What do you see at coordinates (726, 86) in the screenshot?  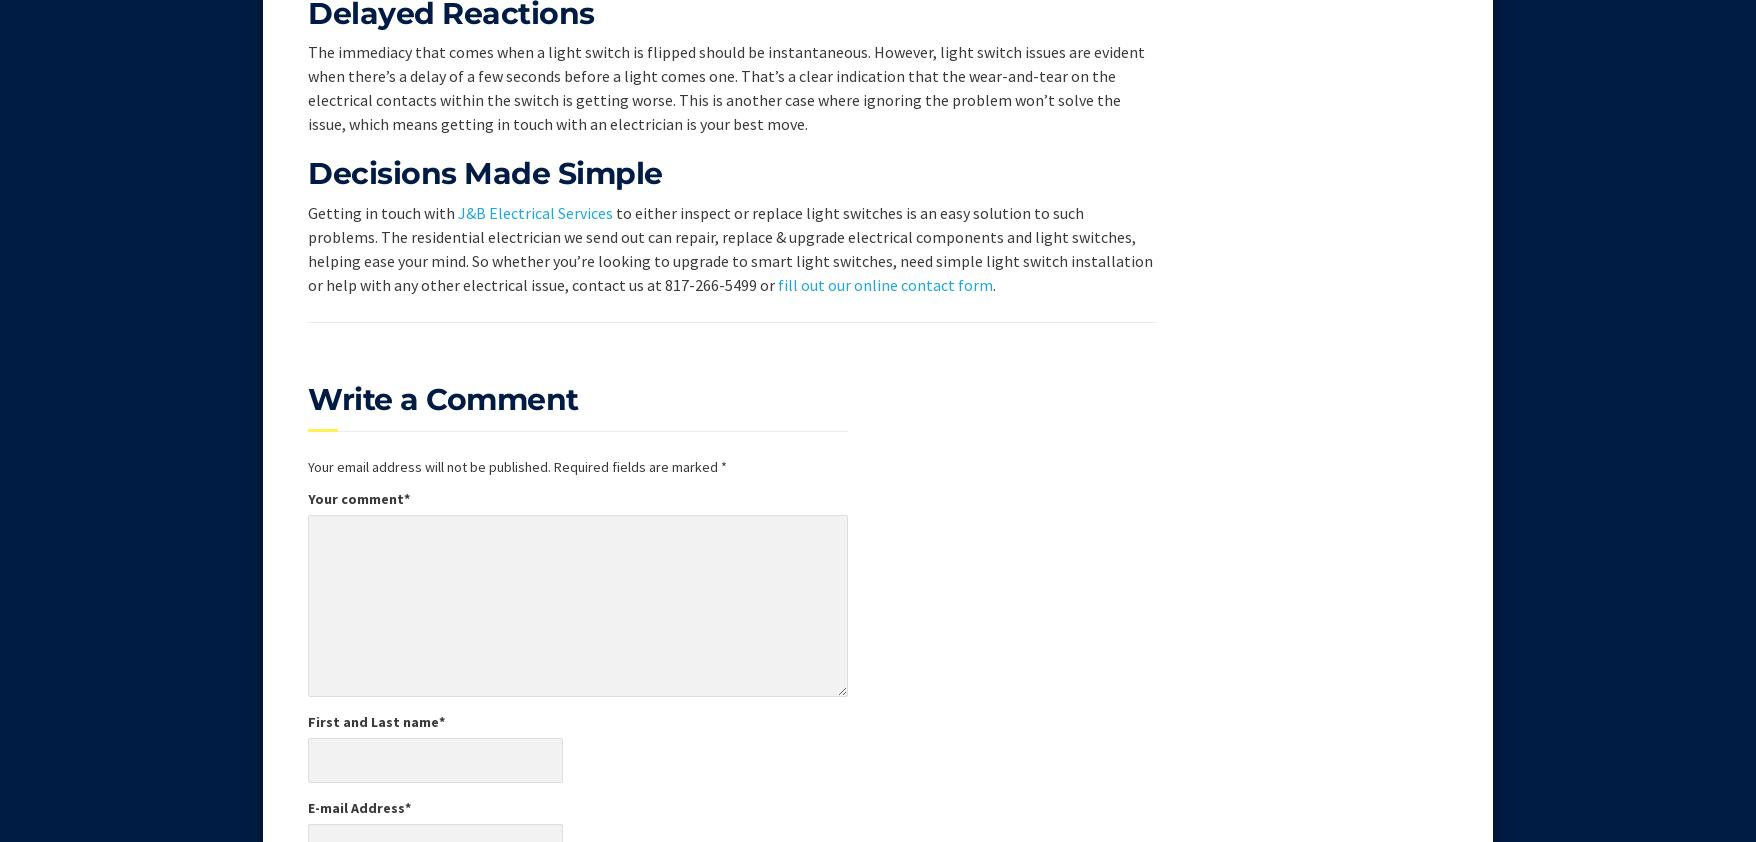 I see `'The immediacy that comes when a light switch is flipped should be instantaneous. However, light switch issues are evident when there’s a delay of a few seconds before a light comes one. That’s a clear indication that the wear-and-tear on the electrical contacts within the switch is getting worse. This is another case where ignoring the problem won’t solve the issue, which means getting in touch with an electrician is your best move.'` at bounding box center [726, 86].